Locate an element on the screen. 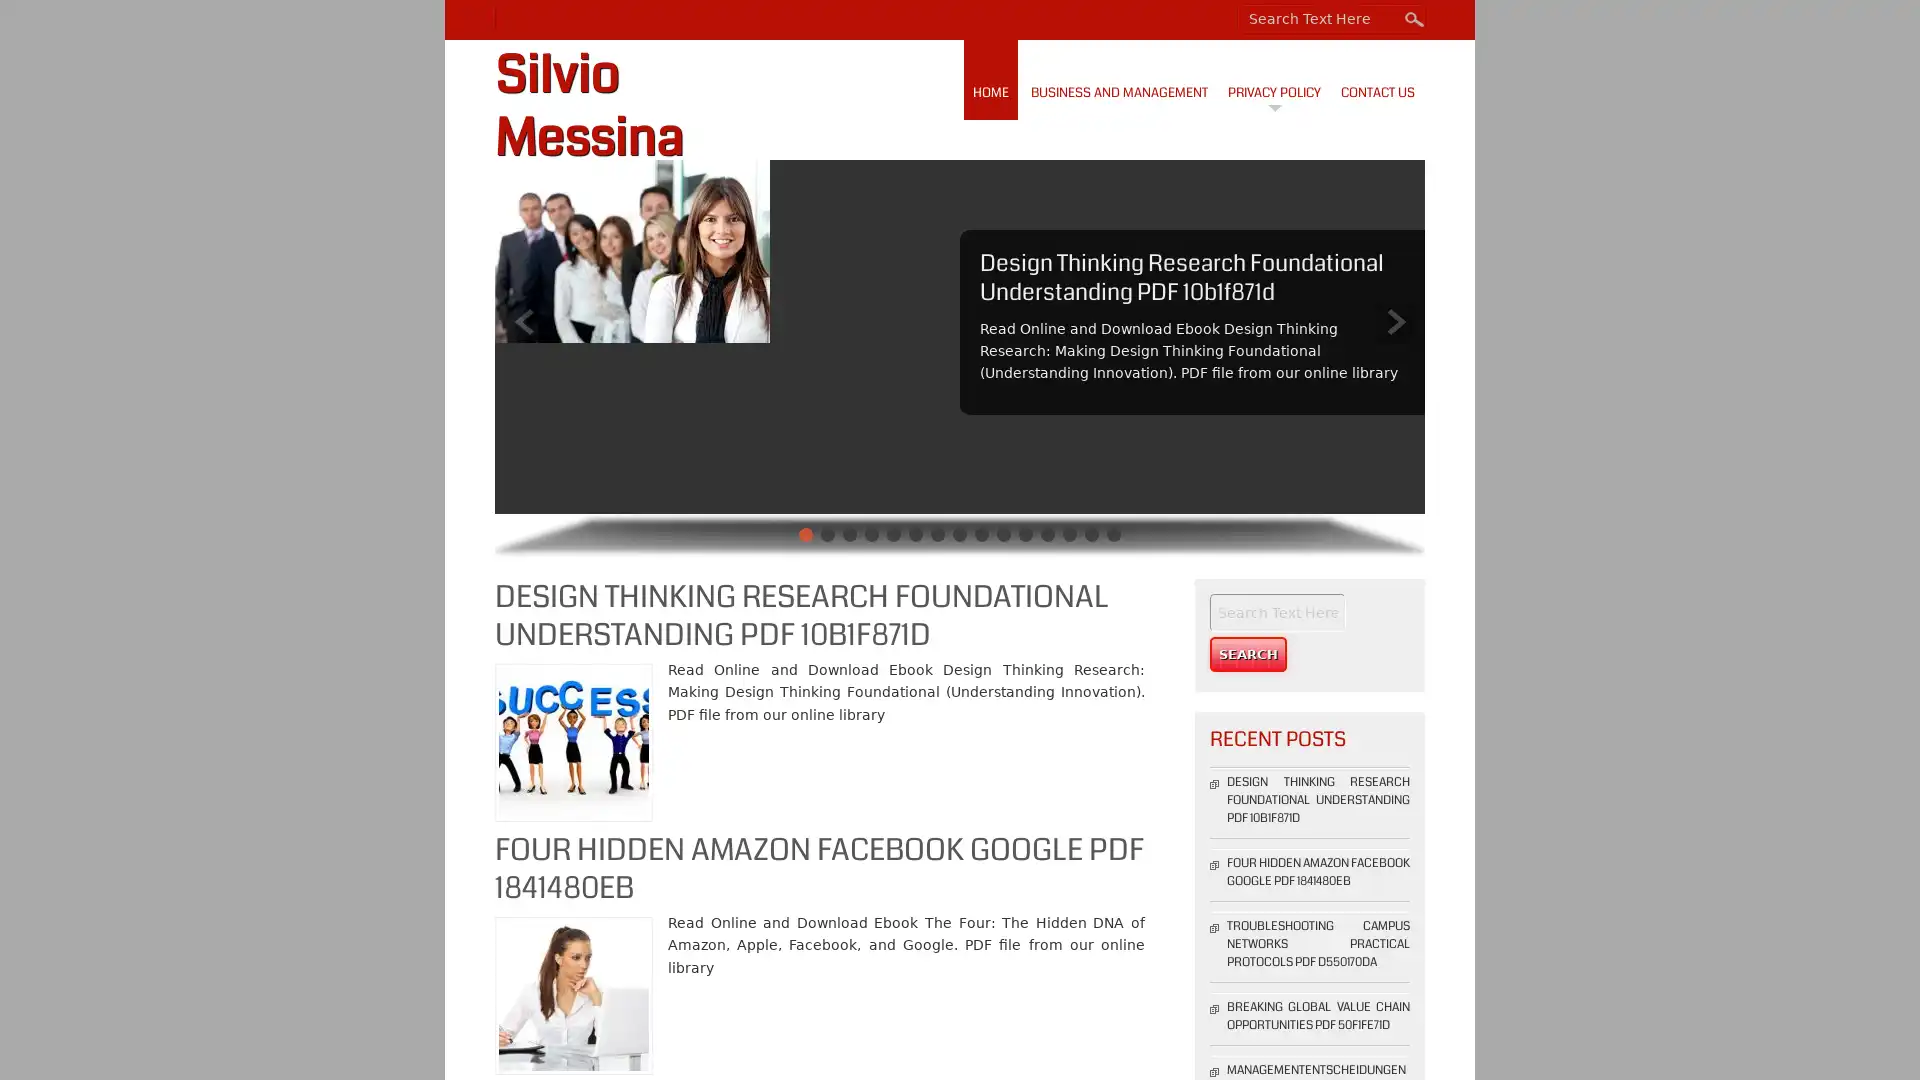 This screenshot has width=1920, height=1080. Search is located at coordinates (1247, 654).